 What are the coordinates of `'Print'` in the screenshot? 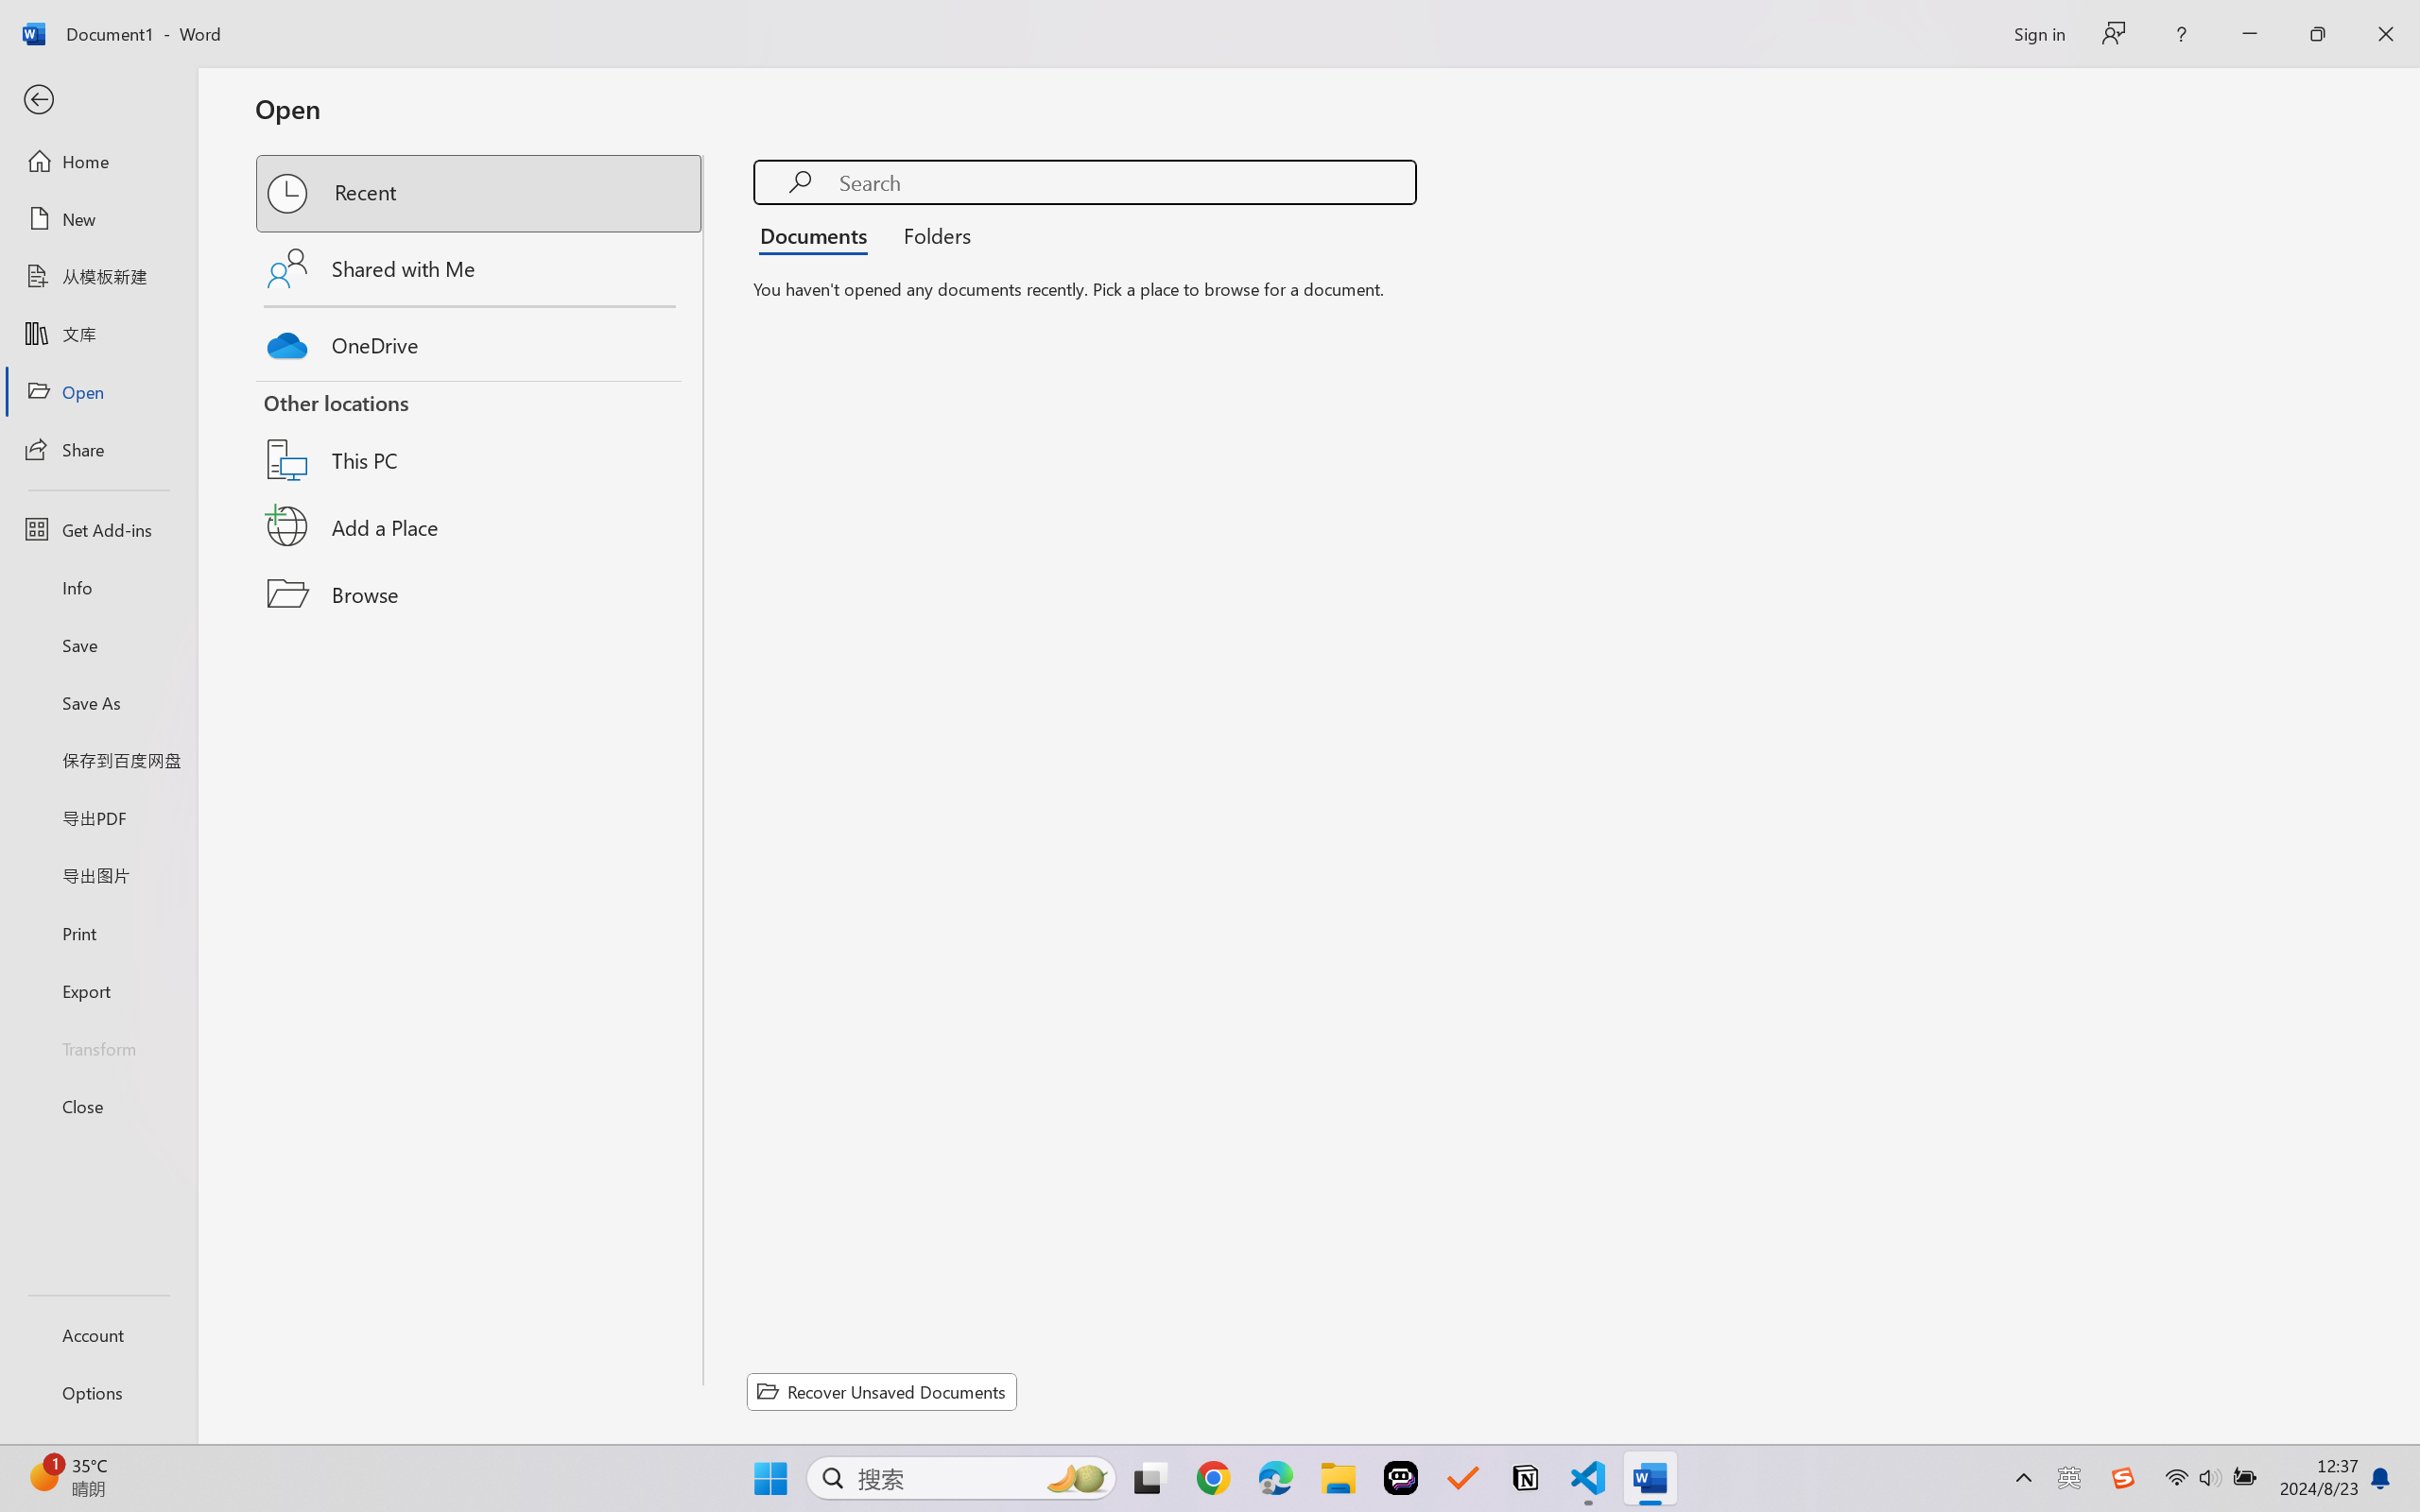 It's located at (97, 933).